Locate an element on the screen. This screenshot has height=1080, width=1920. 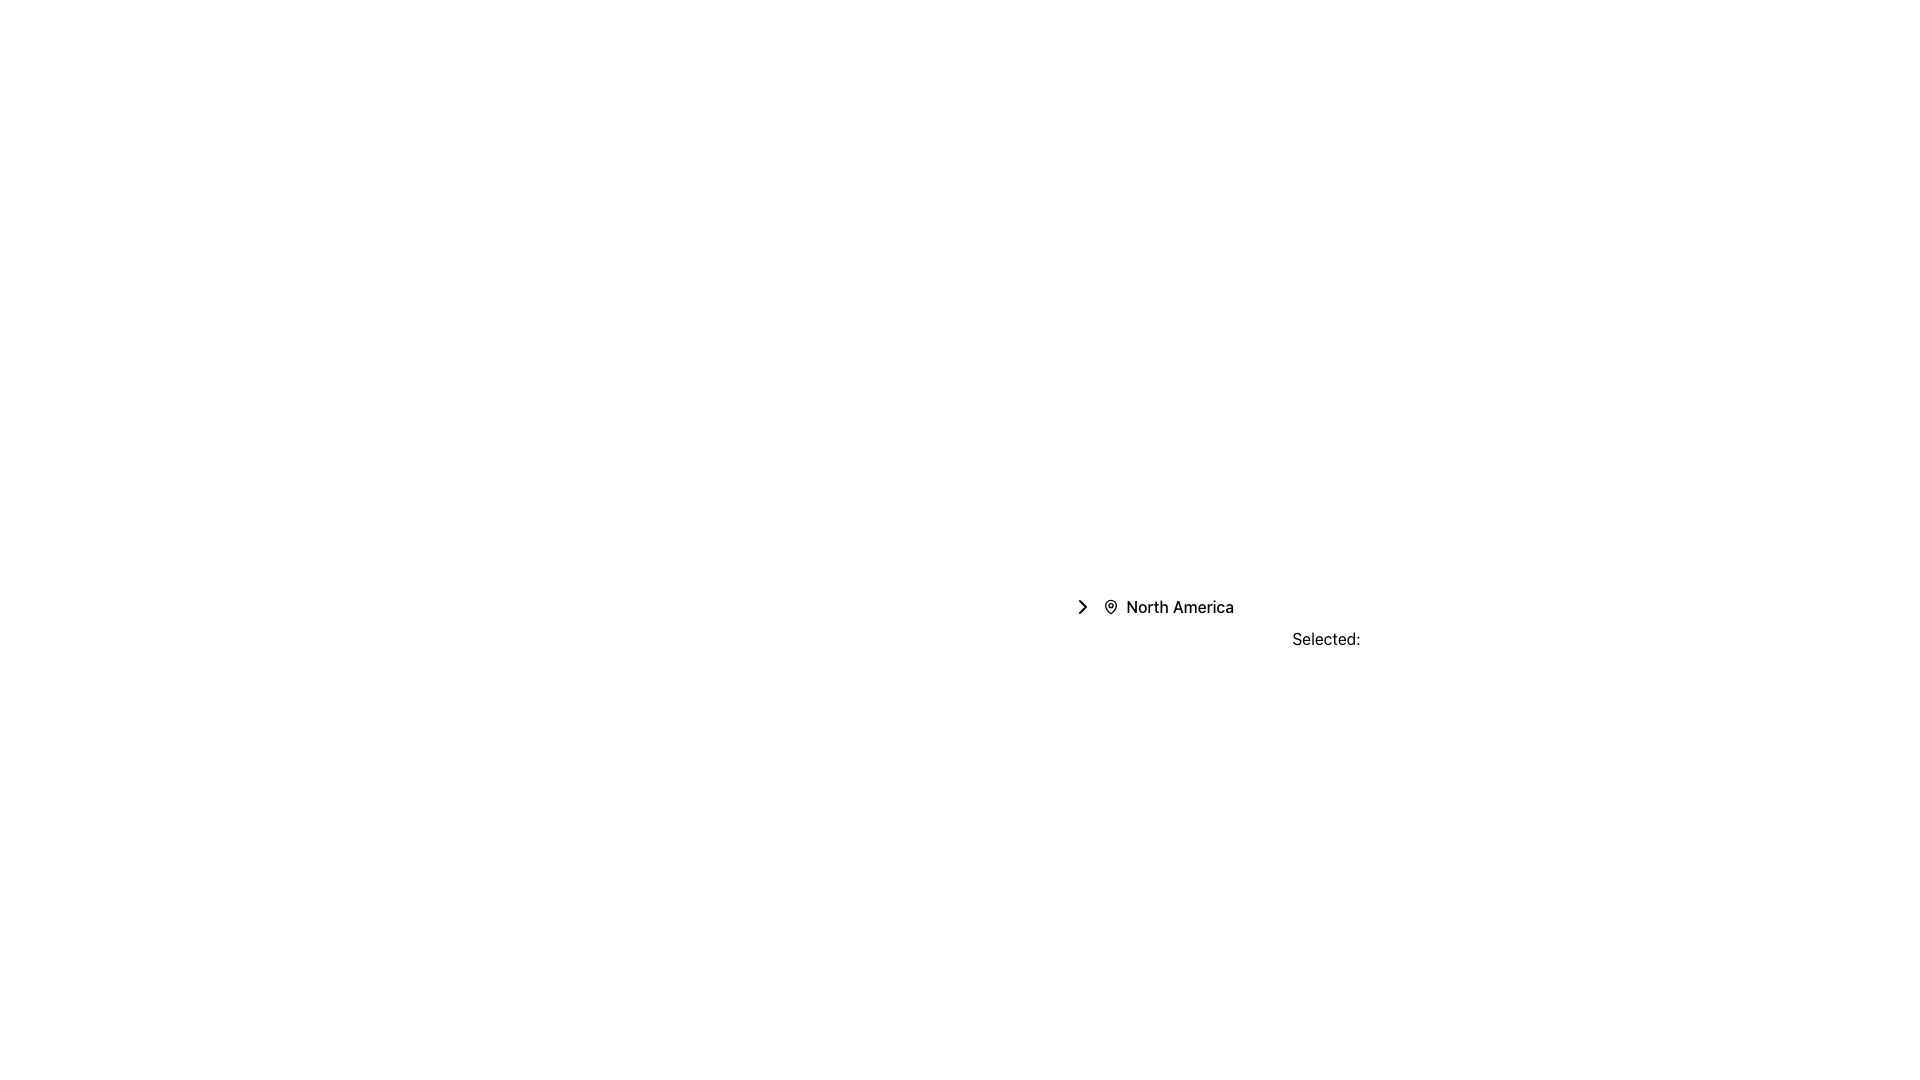
the text label displaying 'Selected:' which is positioned beneath the 'North America' label is located at coordinates (1326, 639).